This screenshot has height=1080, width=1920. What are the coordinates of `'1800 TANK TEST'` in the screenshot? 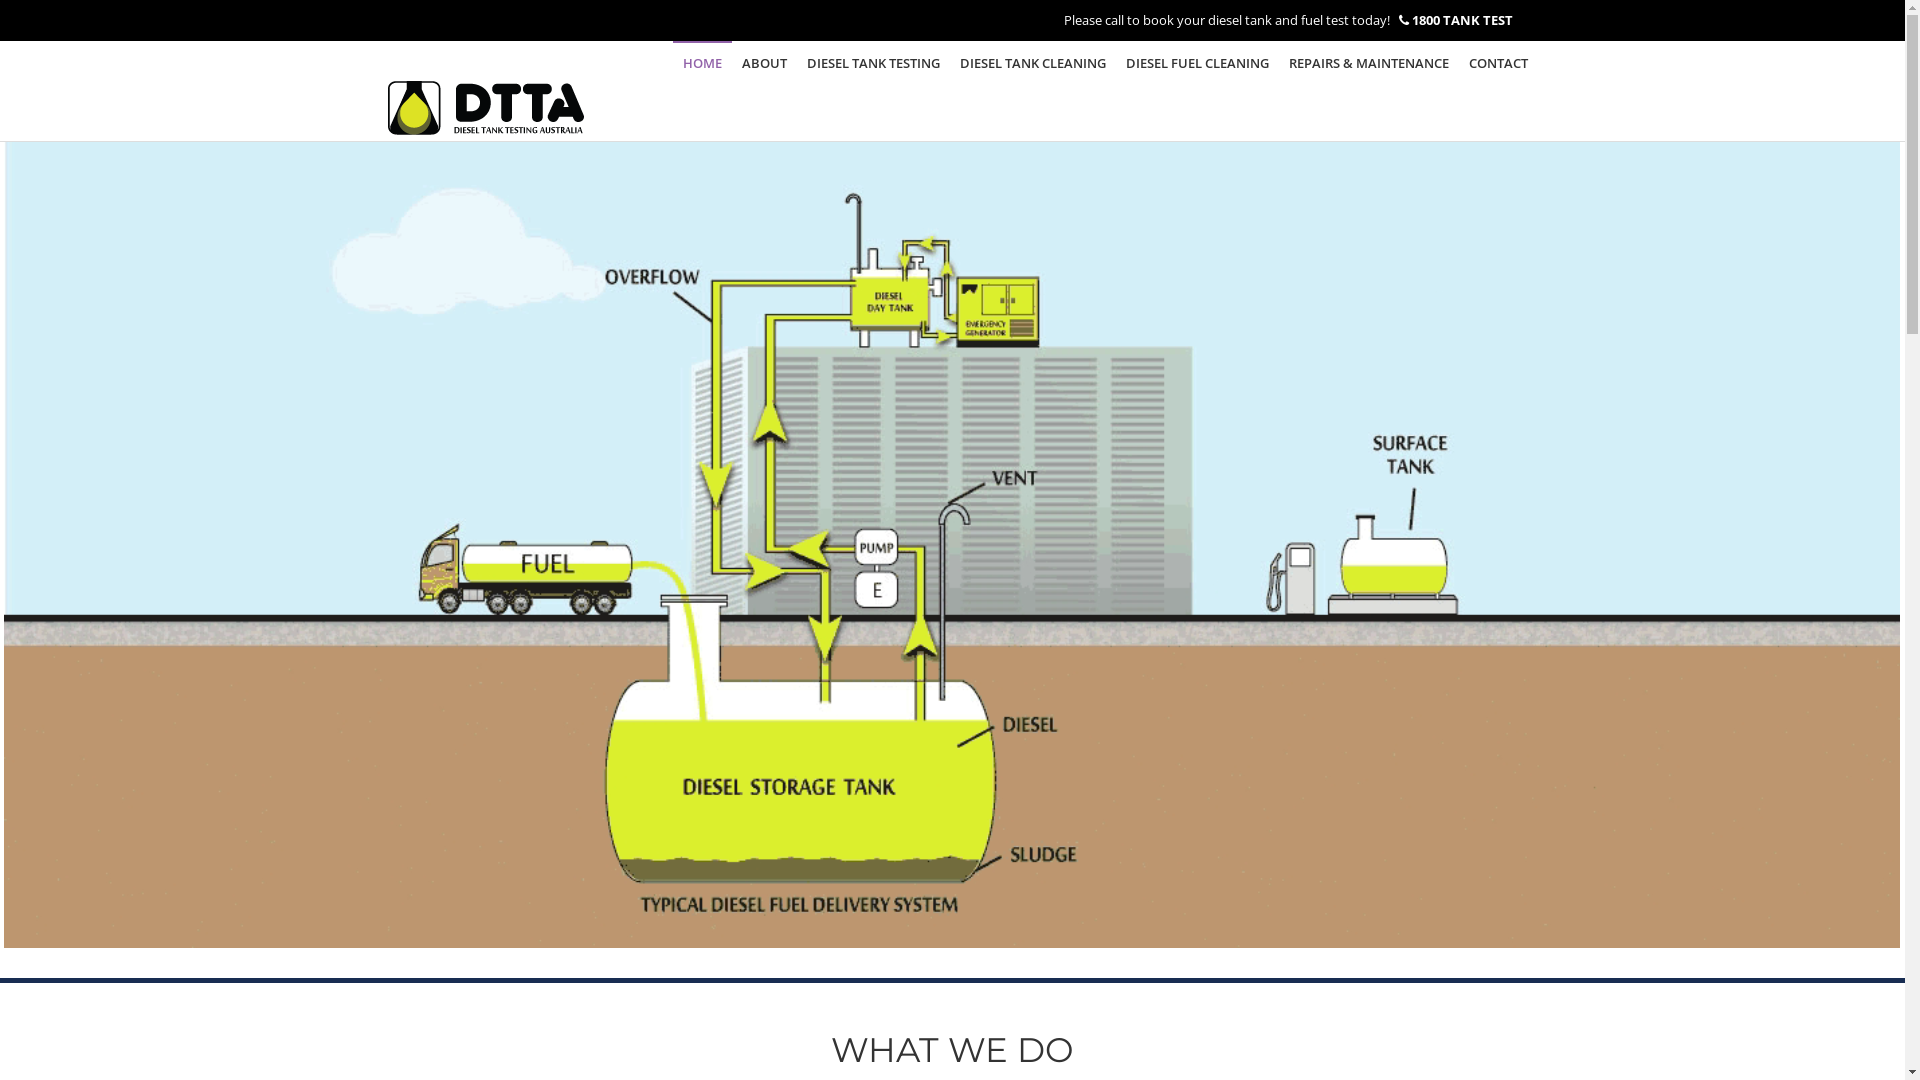 It's located at (1410, 19).